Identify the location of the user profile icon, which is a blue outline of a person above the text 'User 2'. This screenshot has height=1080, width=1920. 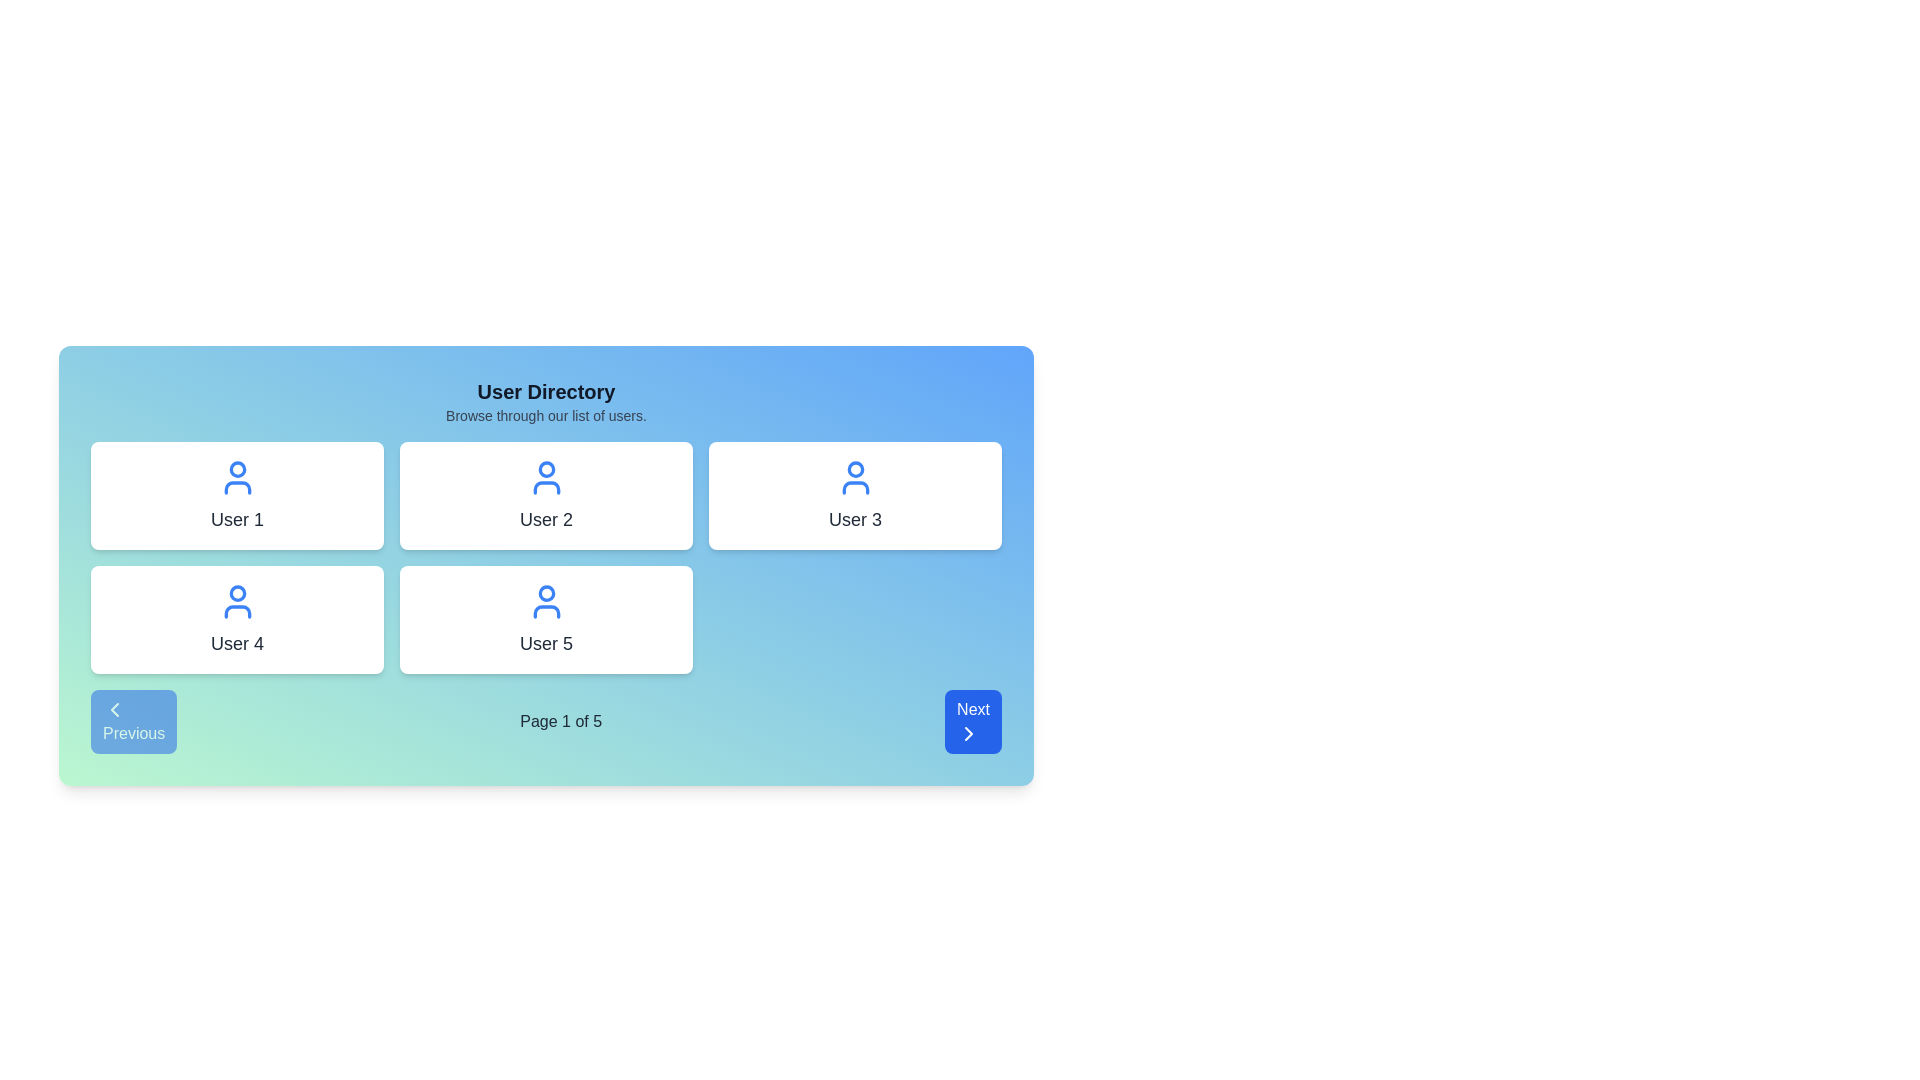
(546, 478).